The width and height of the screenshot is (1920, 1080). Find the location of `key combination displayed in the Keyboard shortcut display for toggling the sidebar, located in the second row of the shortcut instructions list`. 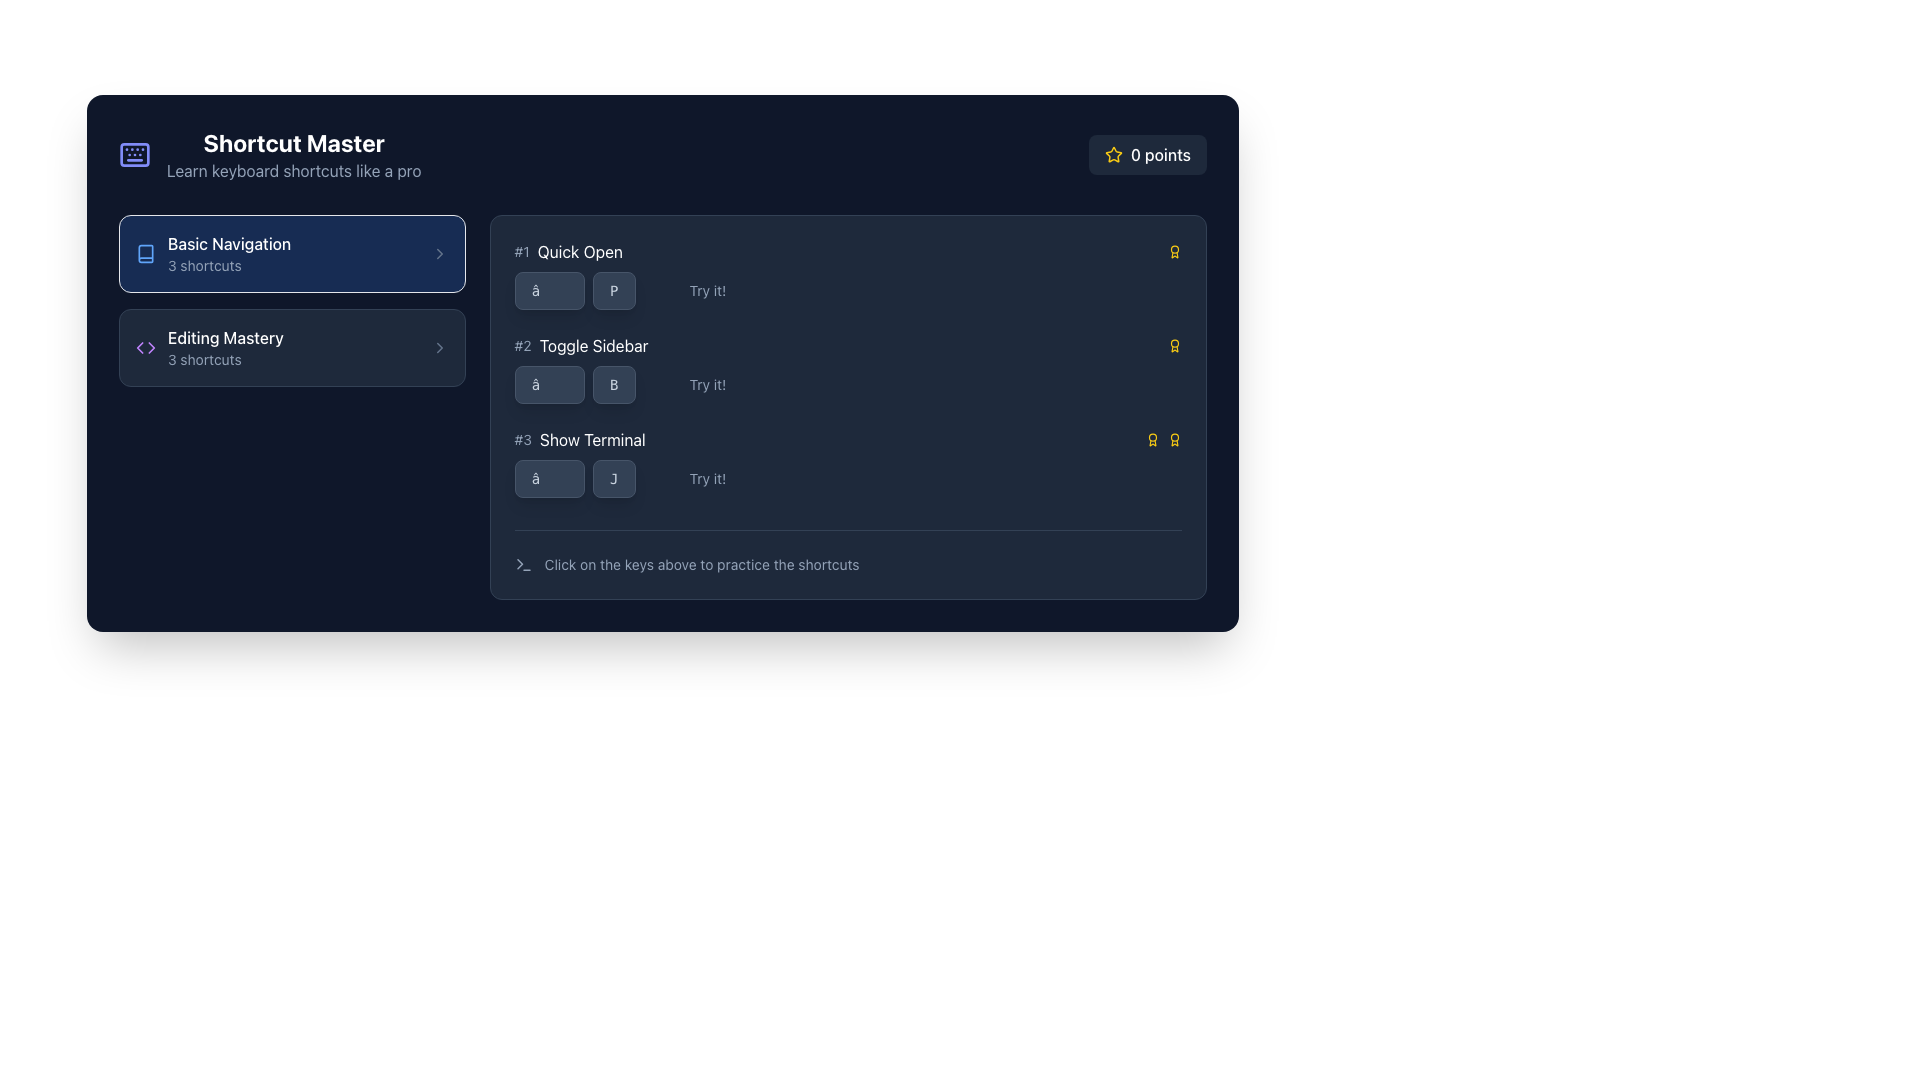

key combination displayed in the Keyboard shortcut display for toggling the sidebar, located in the second row of the shortcut instructions list is located at coordinates (574, 385).